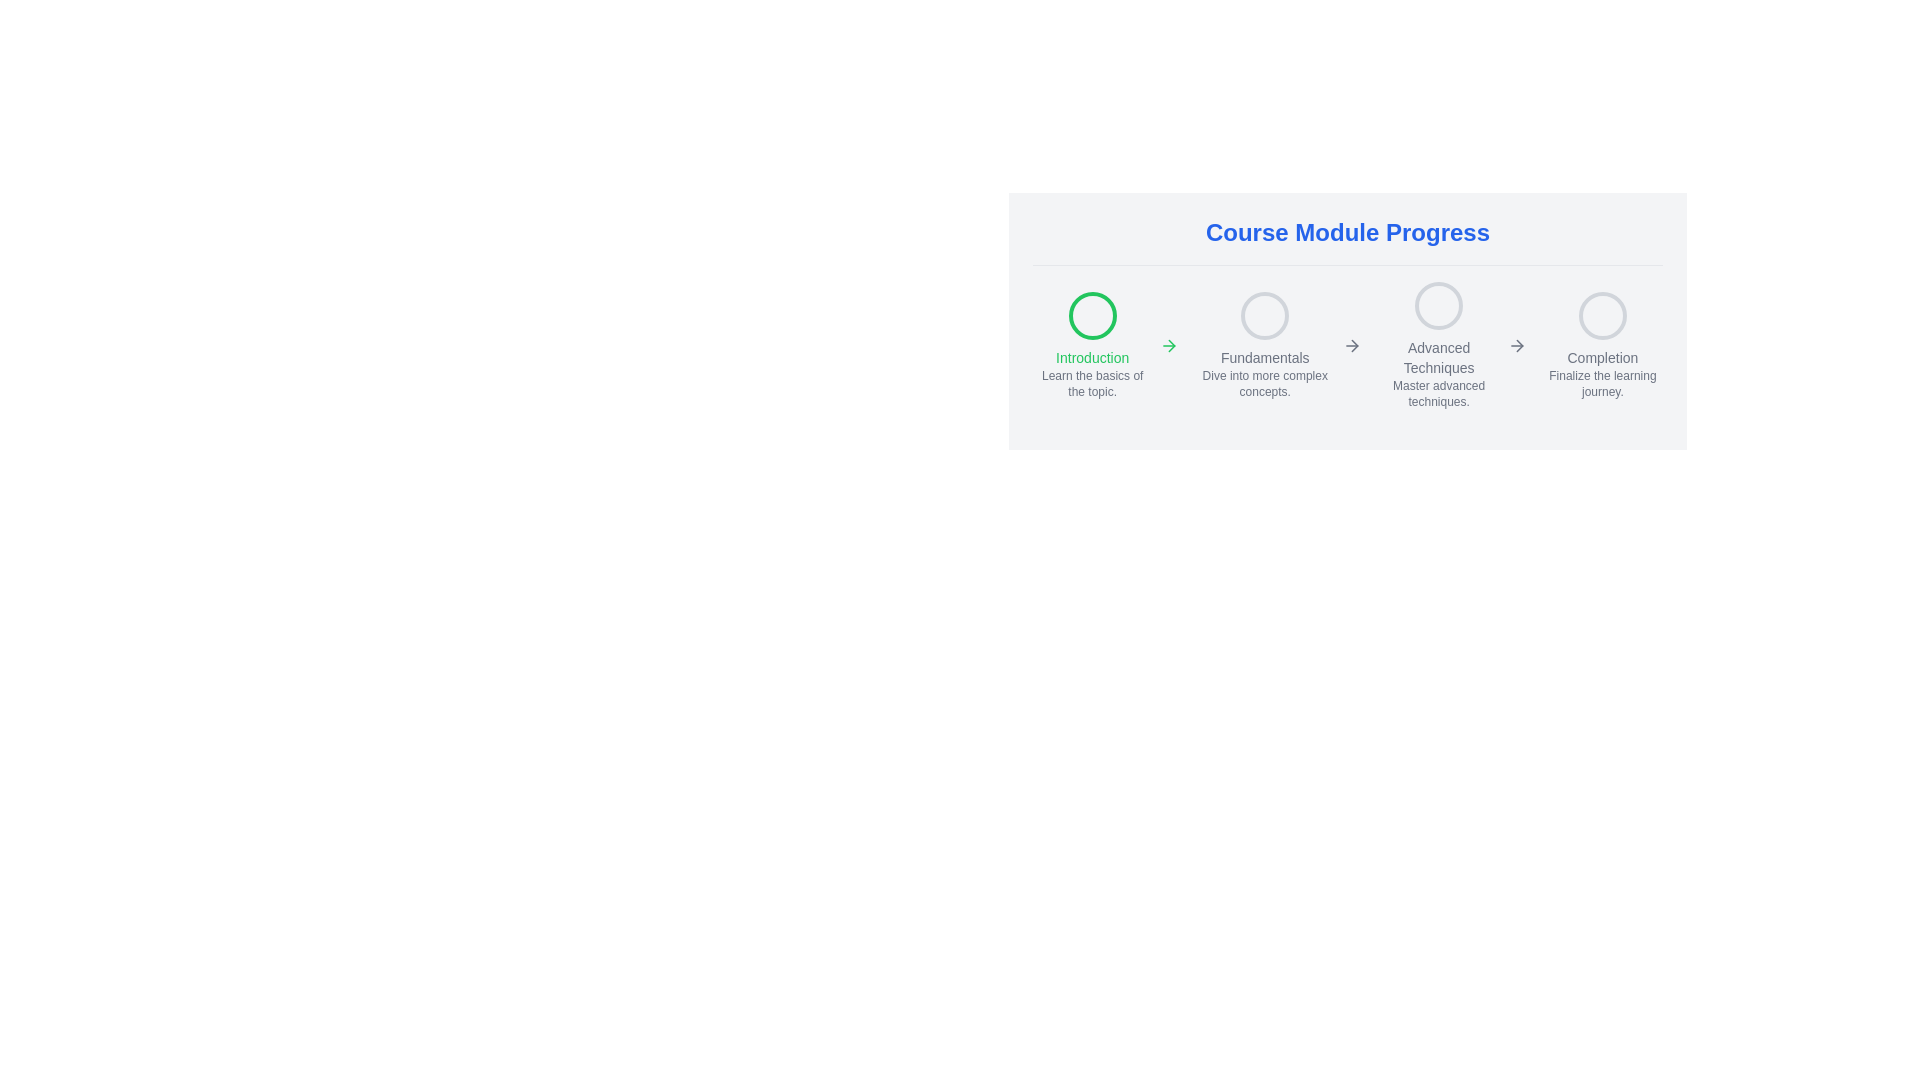  What do you see at coordinates (1602, 357) in the screenshot?
I see `the text label indicating the name of the fourth module in the 'Course Module Progress' display, which is located between a rounded circle above and smaller descriptive text below` at bounding box center [1602, 357].